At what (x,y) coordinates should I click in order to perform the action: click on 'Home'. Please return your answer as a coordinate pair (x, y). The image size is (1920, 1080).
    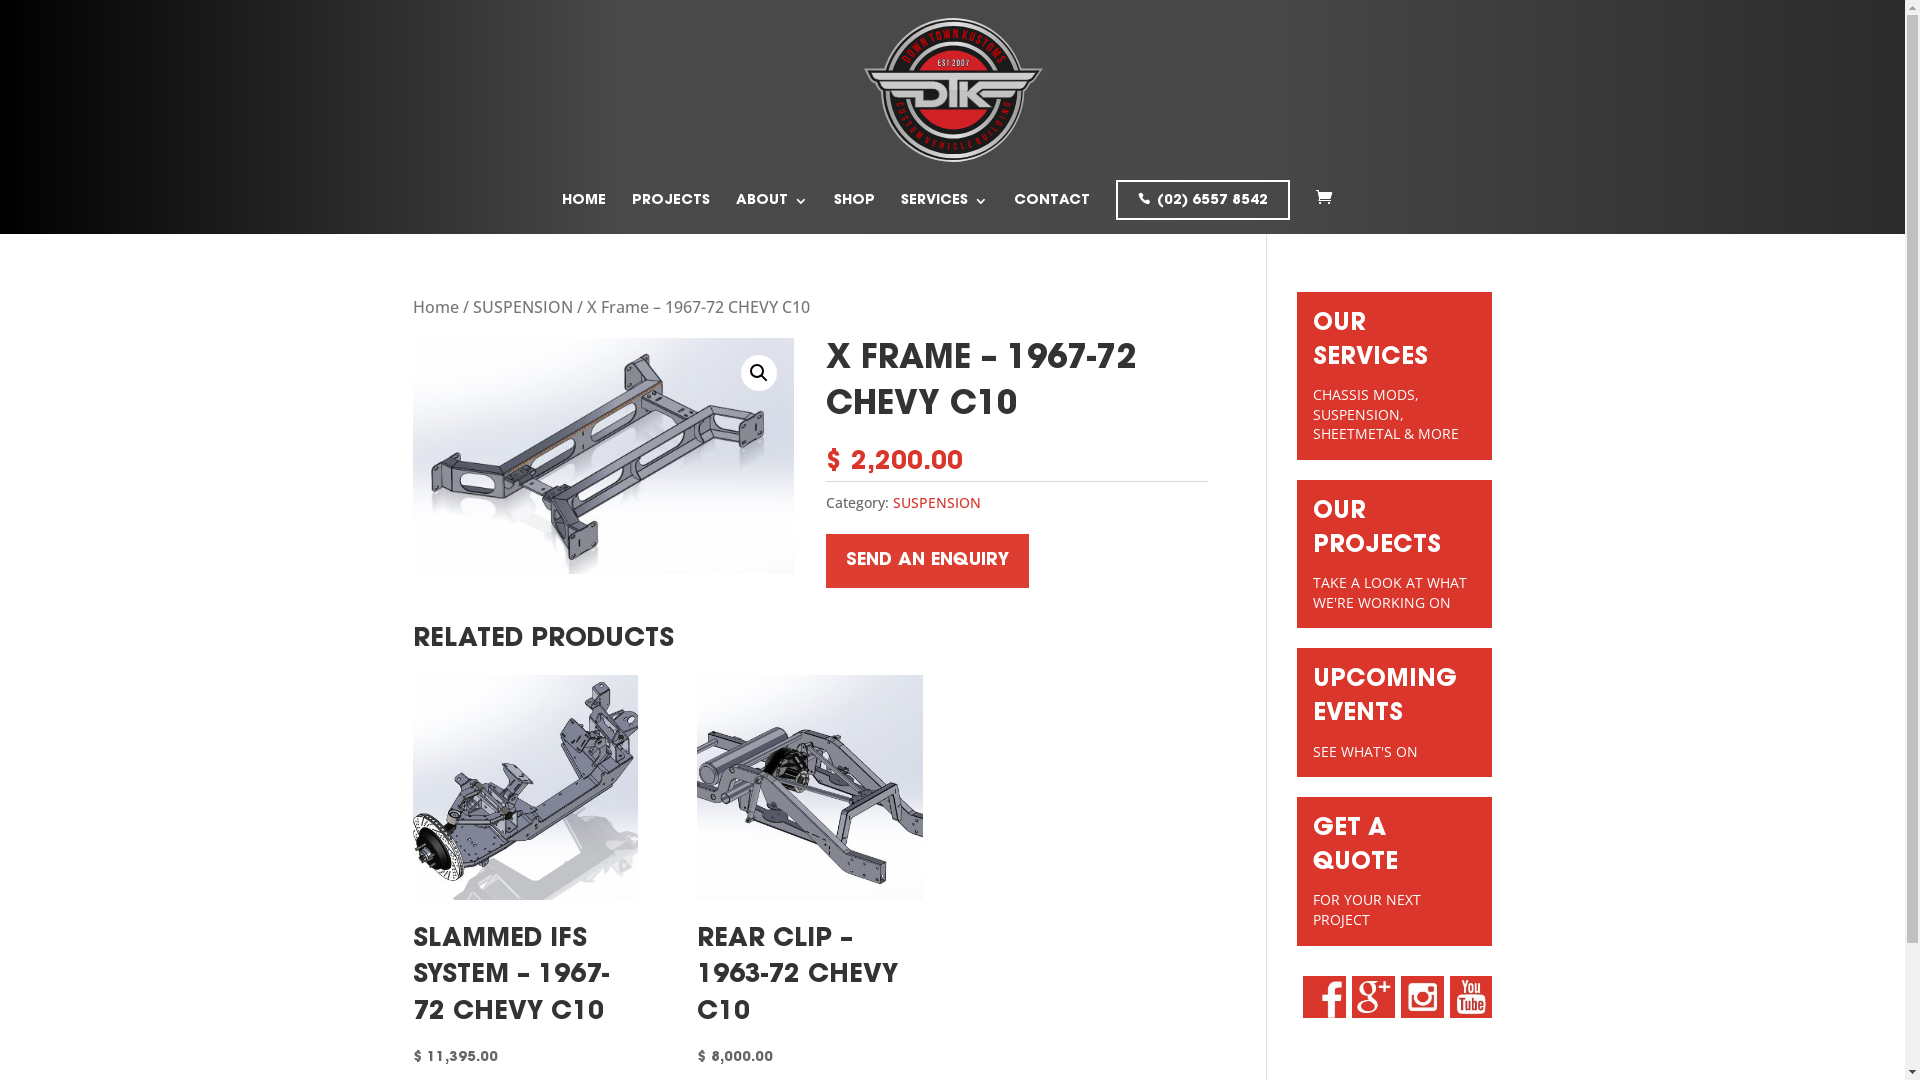
    Looking at the image, I should click on (434, 307).